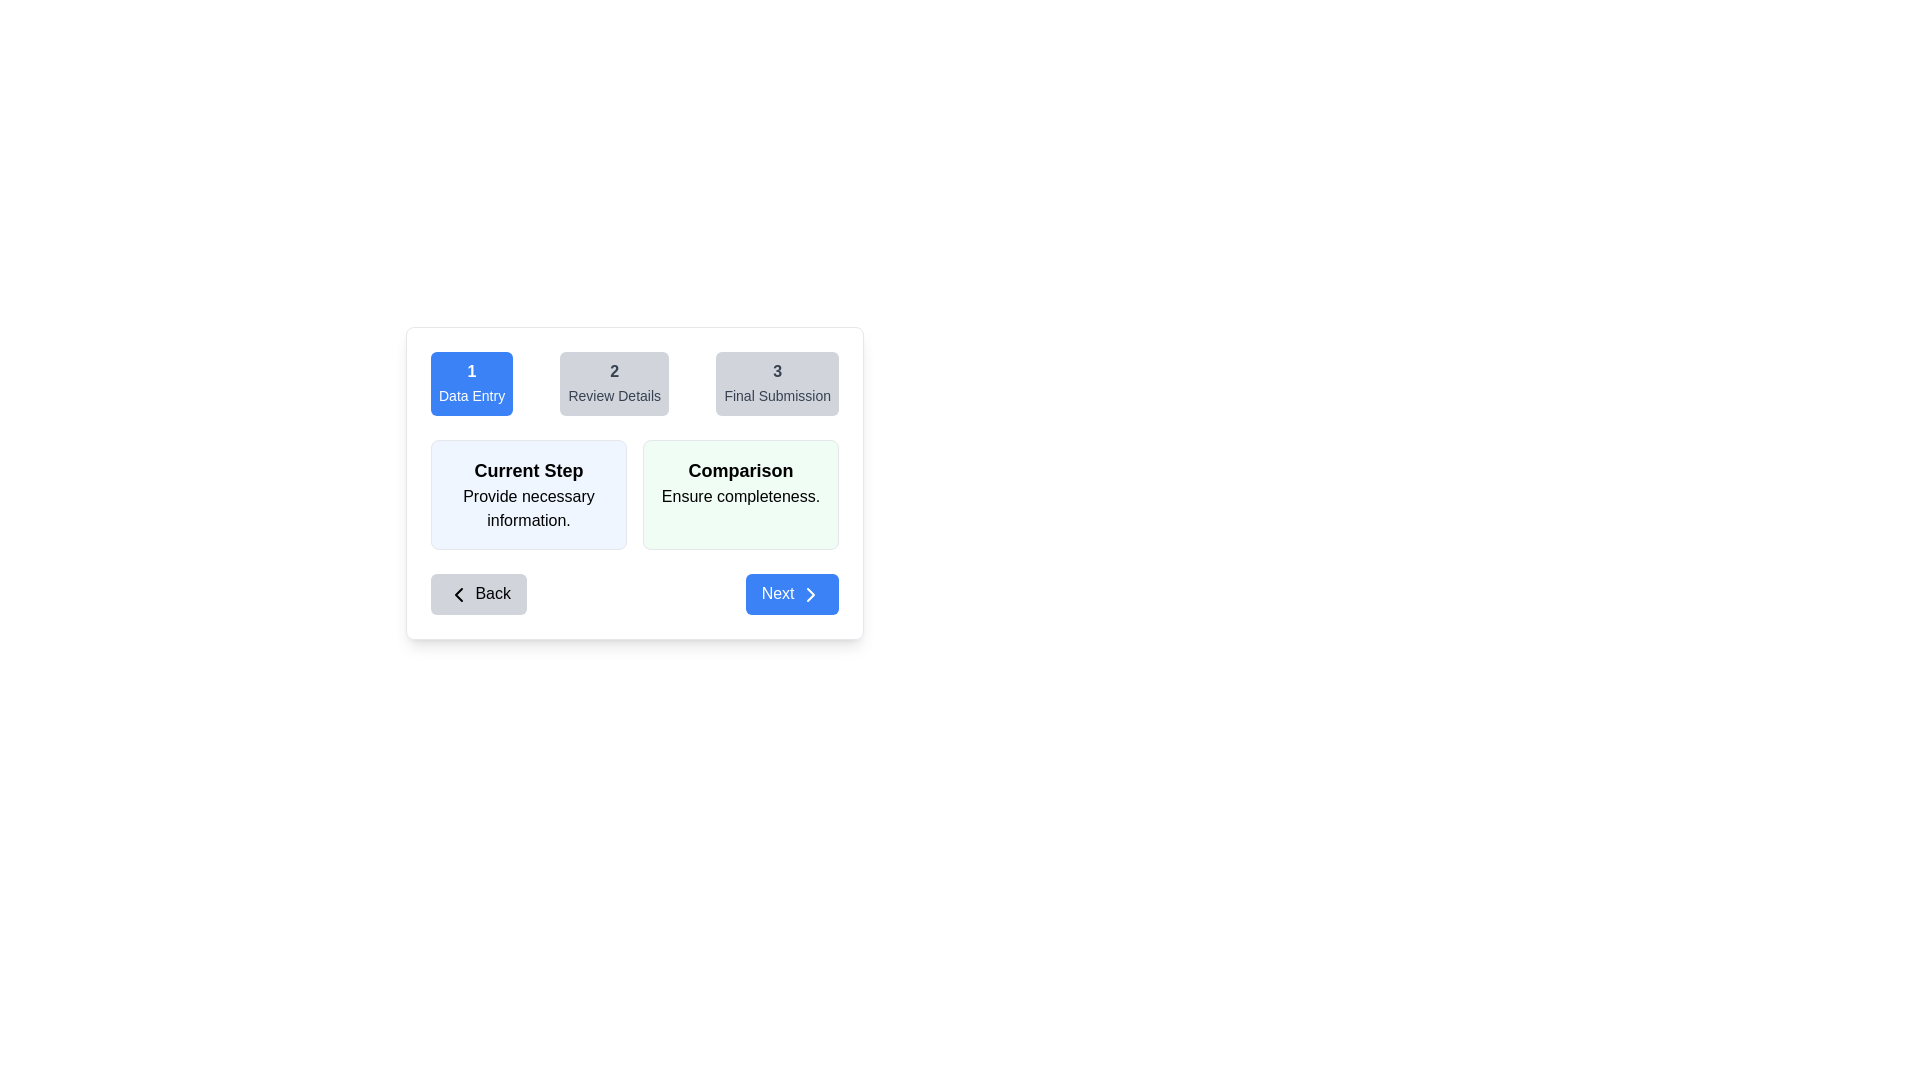 This screenshot has height=1080, width=1920. What do you see at coordinates (811, 593) in the screenshot?
I see `the right-facing chevron icon located at the center of the 'Next' button in the bottom-right corner of the interface` at bounding box center [811, 593].